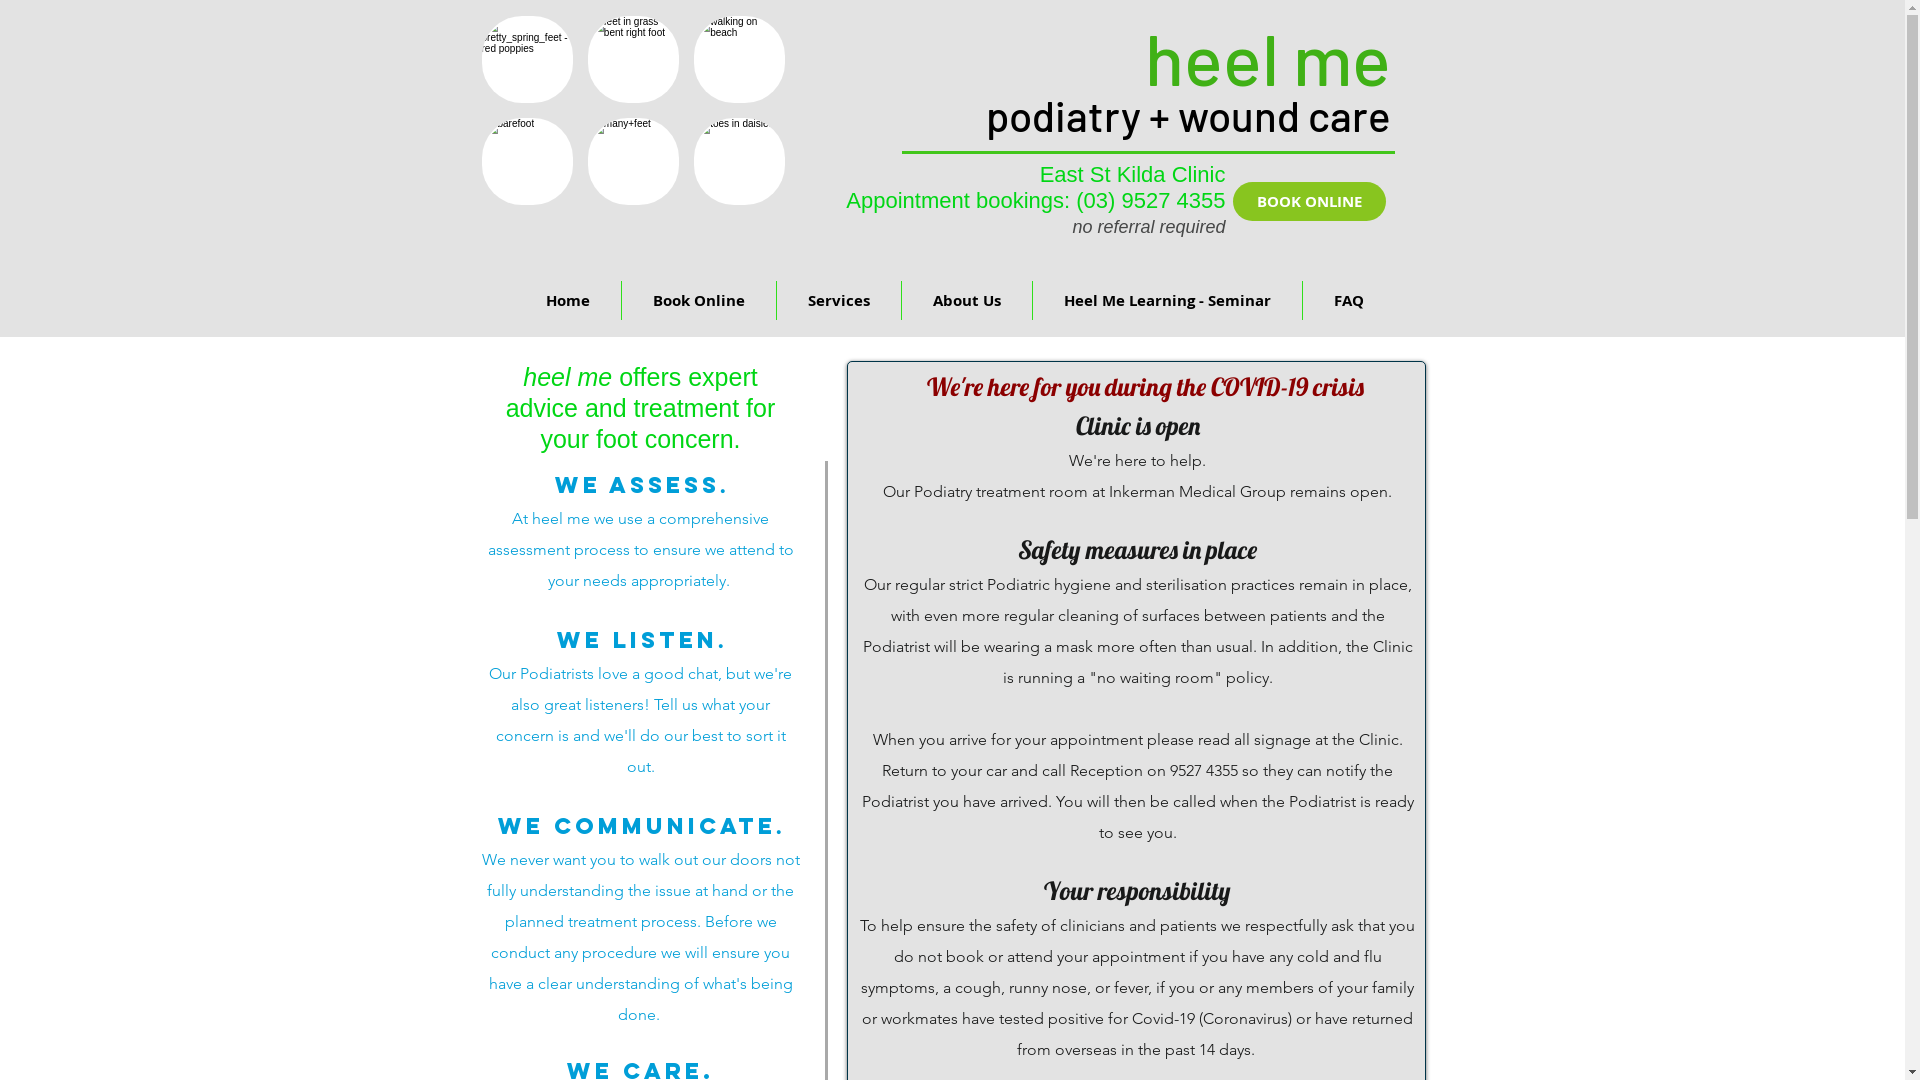  What do you see at coordinates (1301, 300) in the screenshot?
I see `'FAQ'` at bounding box center [1301, 300].